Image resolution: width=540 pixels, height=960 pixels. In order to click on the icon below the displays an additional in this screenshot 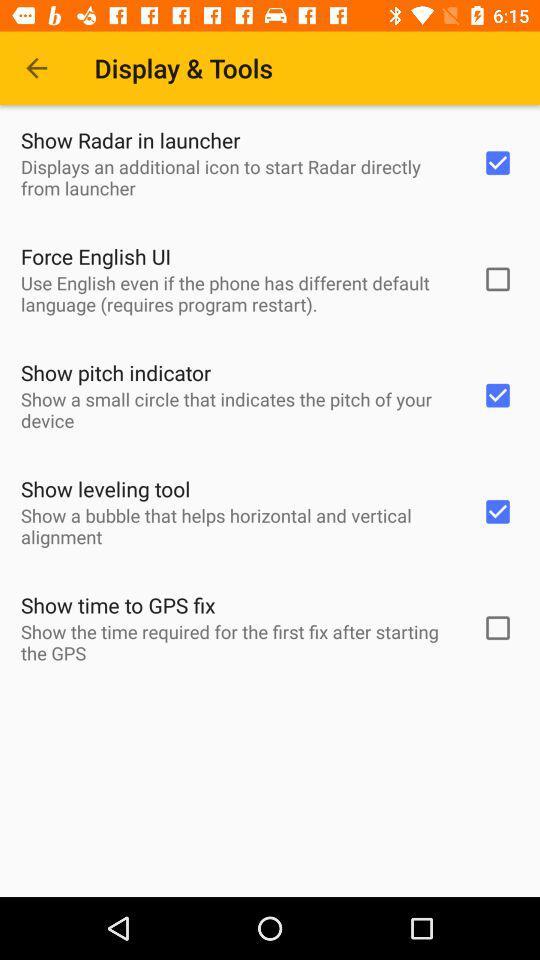, I will do `click(95, 255)`.